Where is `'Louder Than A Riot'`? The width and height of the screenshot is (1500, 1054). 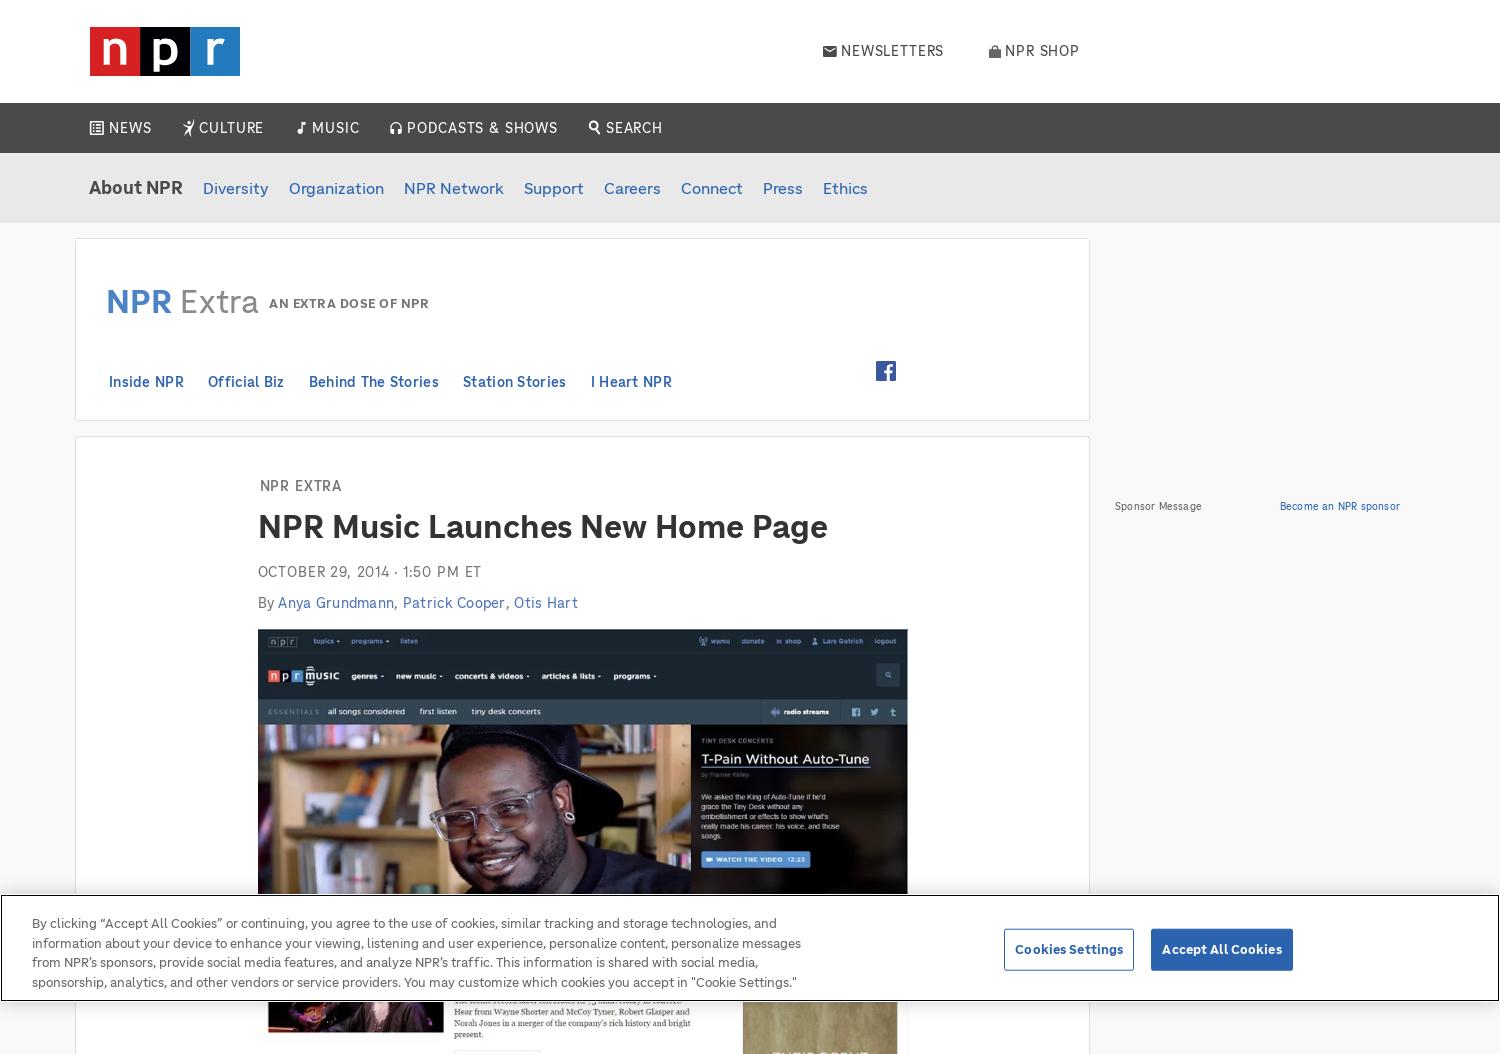
'Louder Than A Riot' is located at coordinates (754, 277).